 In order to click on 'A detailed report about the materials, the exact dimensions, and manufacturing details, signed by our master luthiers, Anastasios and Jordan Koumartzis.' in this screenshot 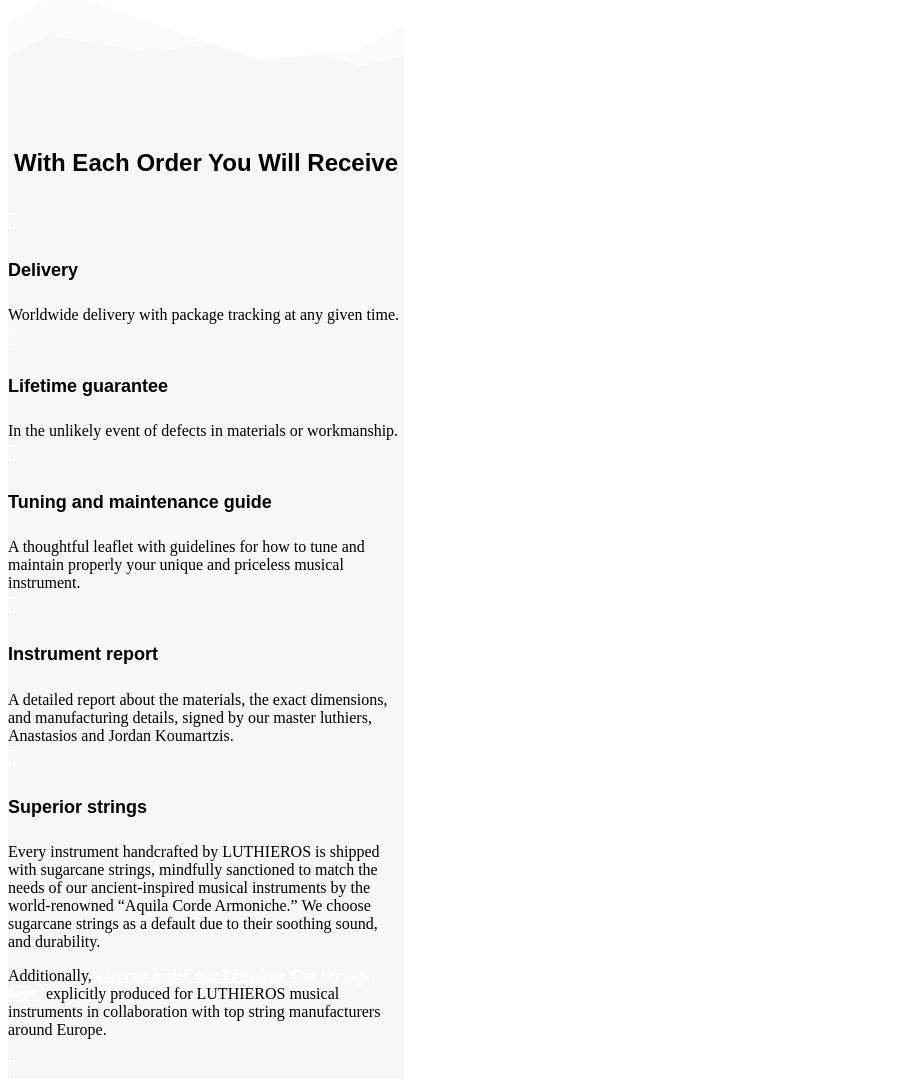, I will do `click(6, 715)`.